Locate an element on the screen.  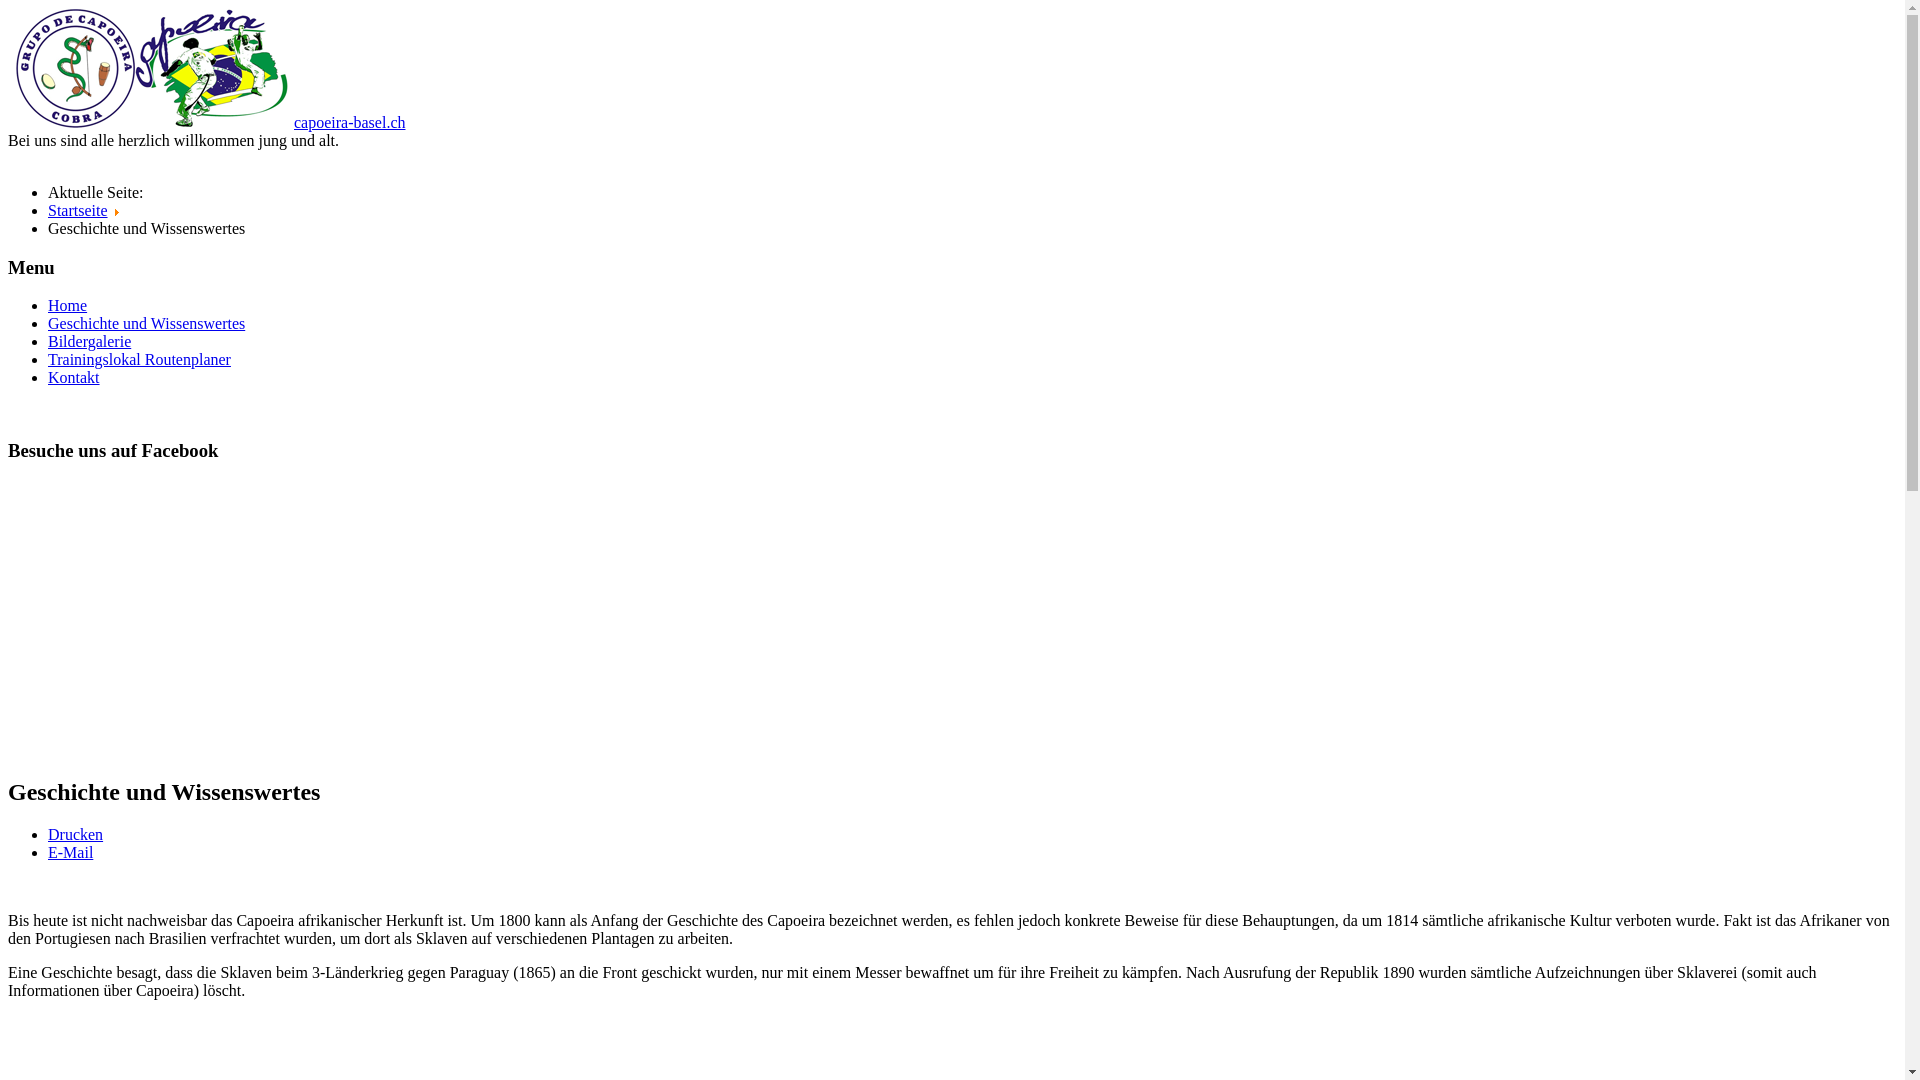
'Trainingslokal Routenplaner' is located at coordinates (138, 358).